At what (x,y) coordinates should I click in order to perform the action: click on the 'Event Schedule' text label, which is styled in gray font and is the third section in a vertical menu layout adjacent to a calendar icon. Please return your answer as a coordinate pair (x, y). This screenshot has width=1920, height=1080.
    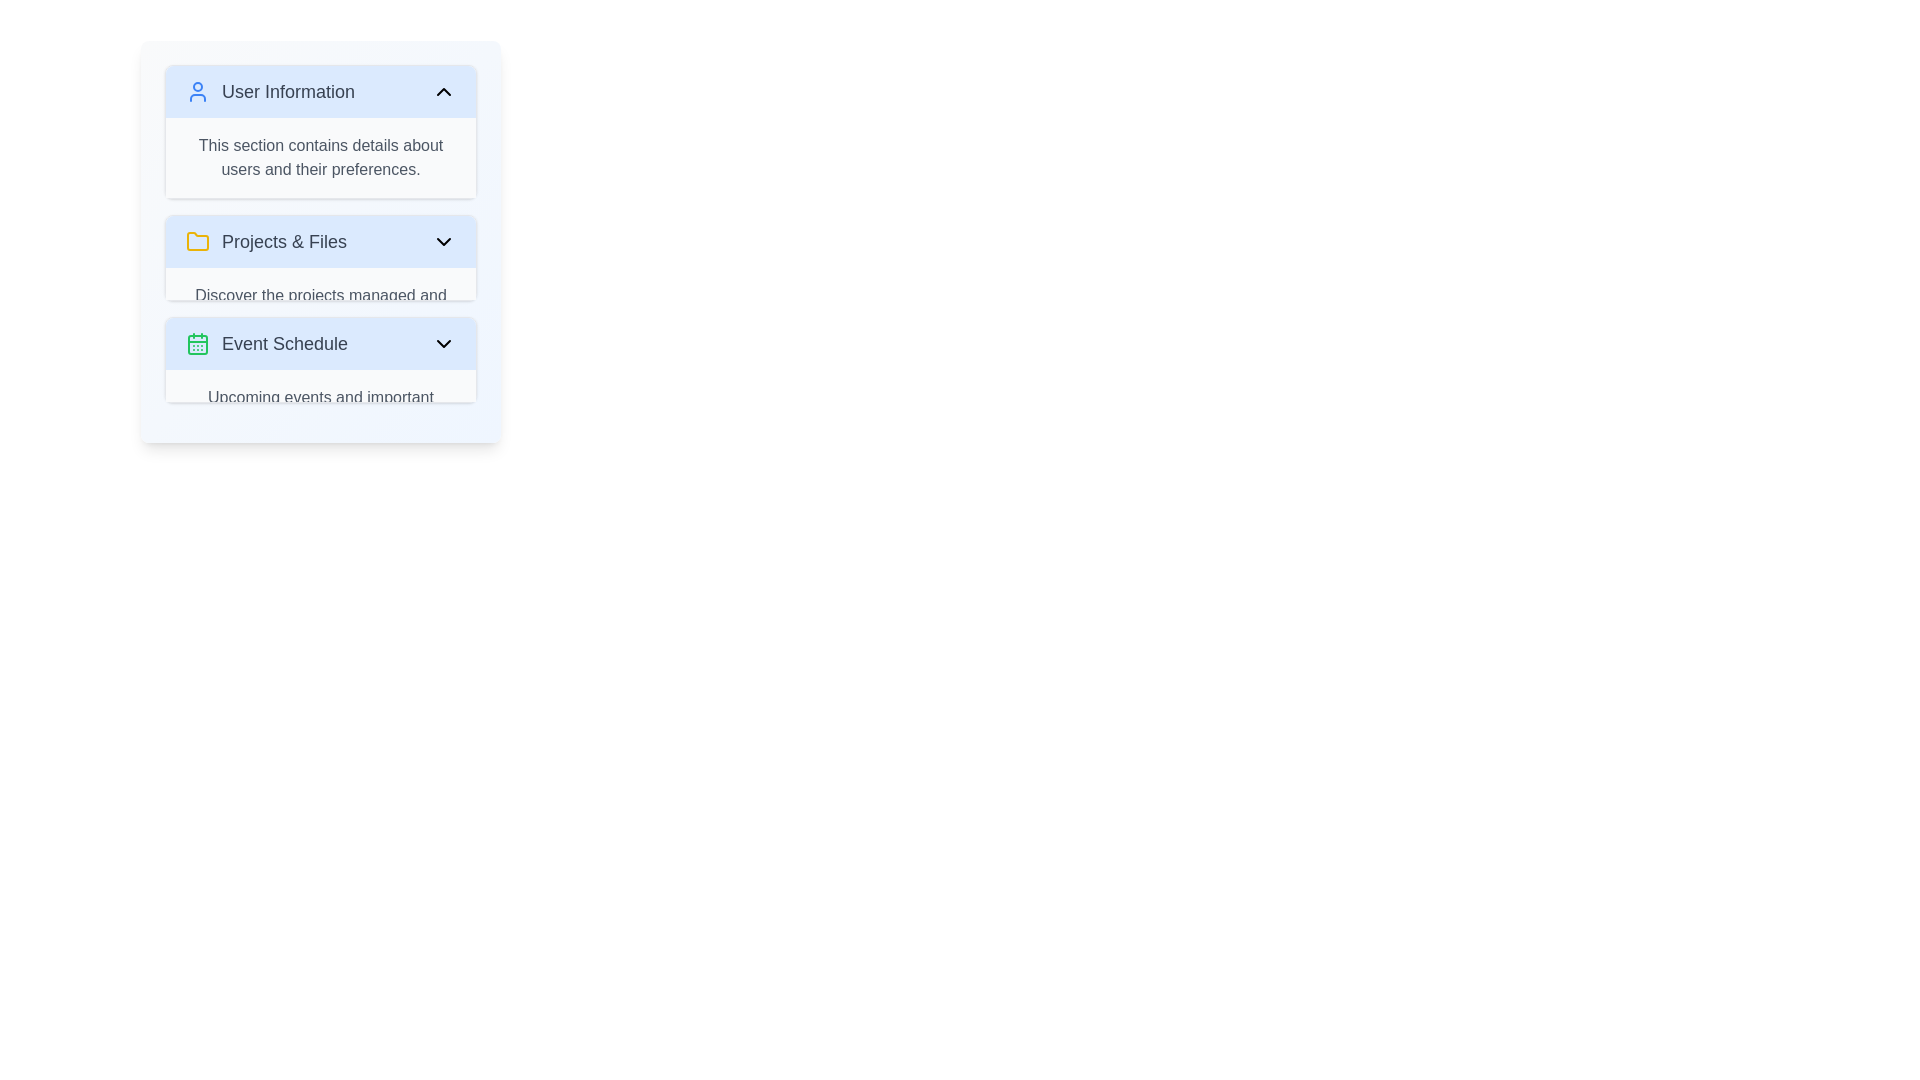
    Looking at the image, I should click on (284, 342).